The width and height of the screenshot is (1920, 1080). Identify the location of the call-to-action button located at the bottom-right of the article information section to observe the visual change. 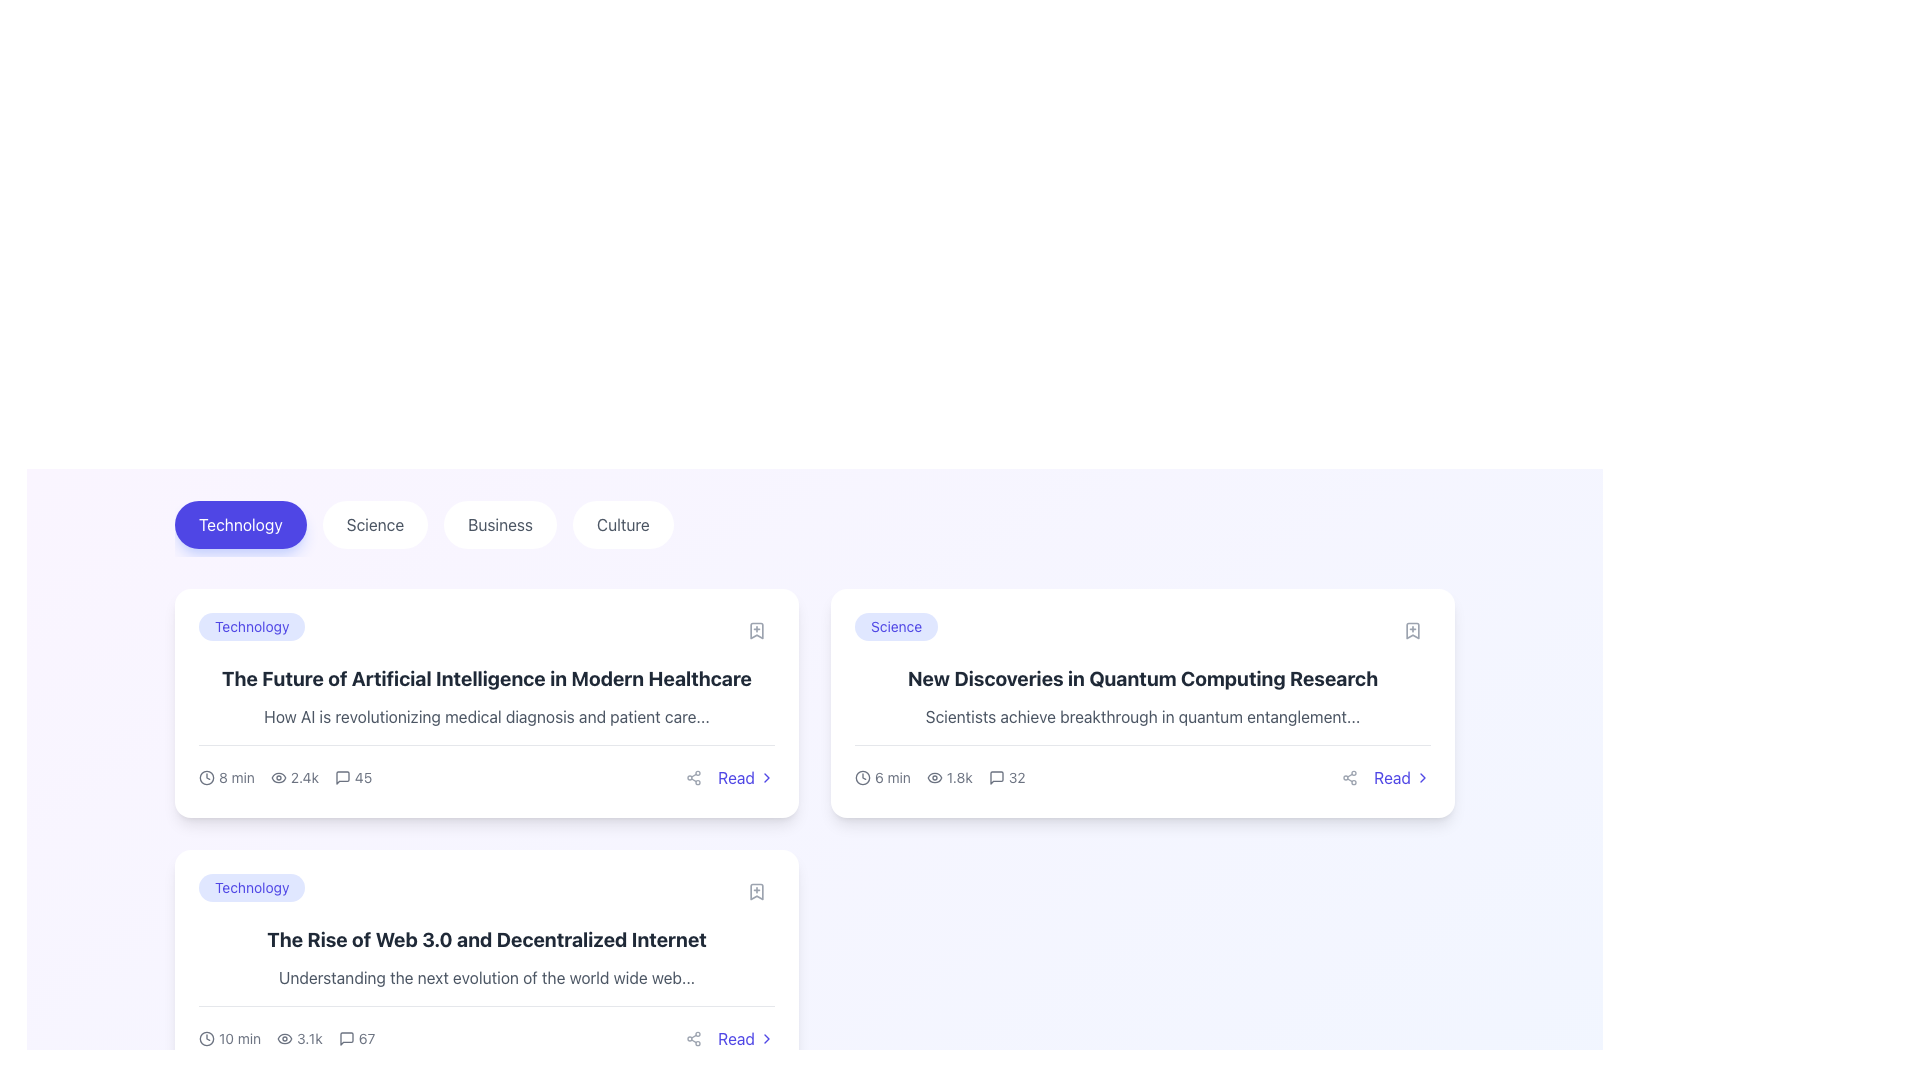
(725, 1037).